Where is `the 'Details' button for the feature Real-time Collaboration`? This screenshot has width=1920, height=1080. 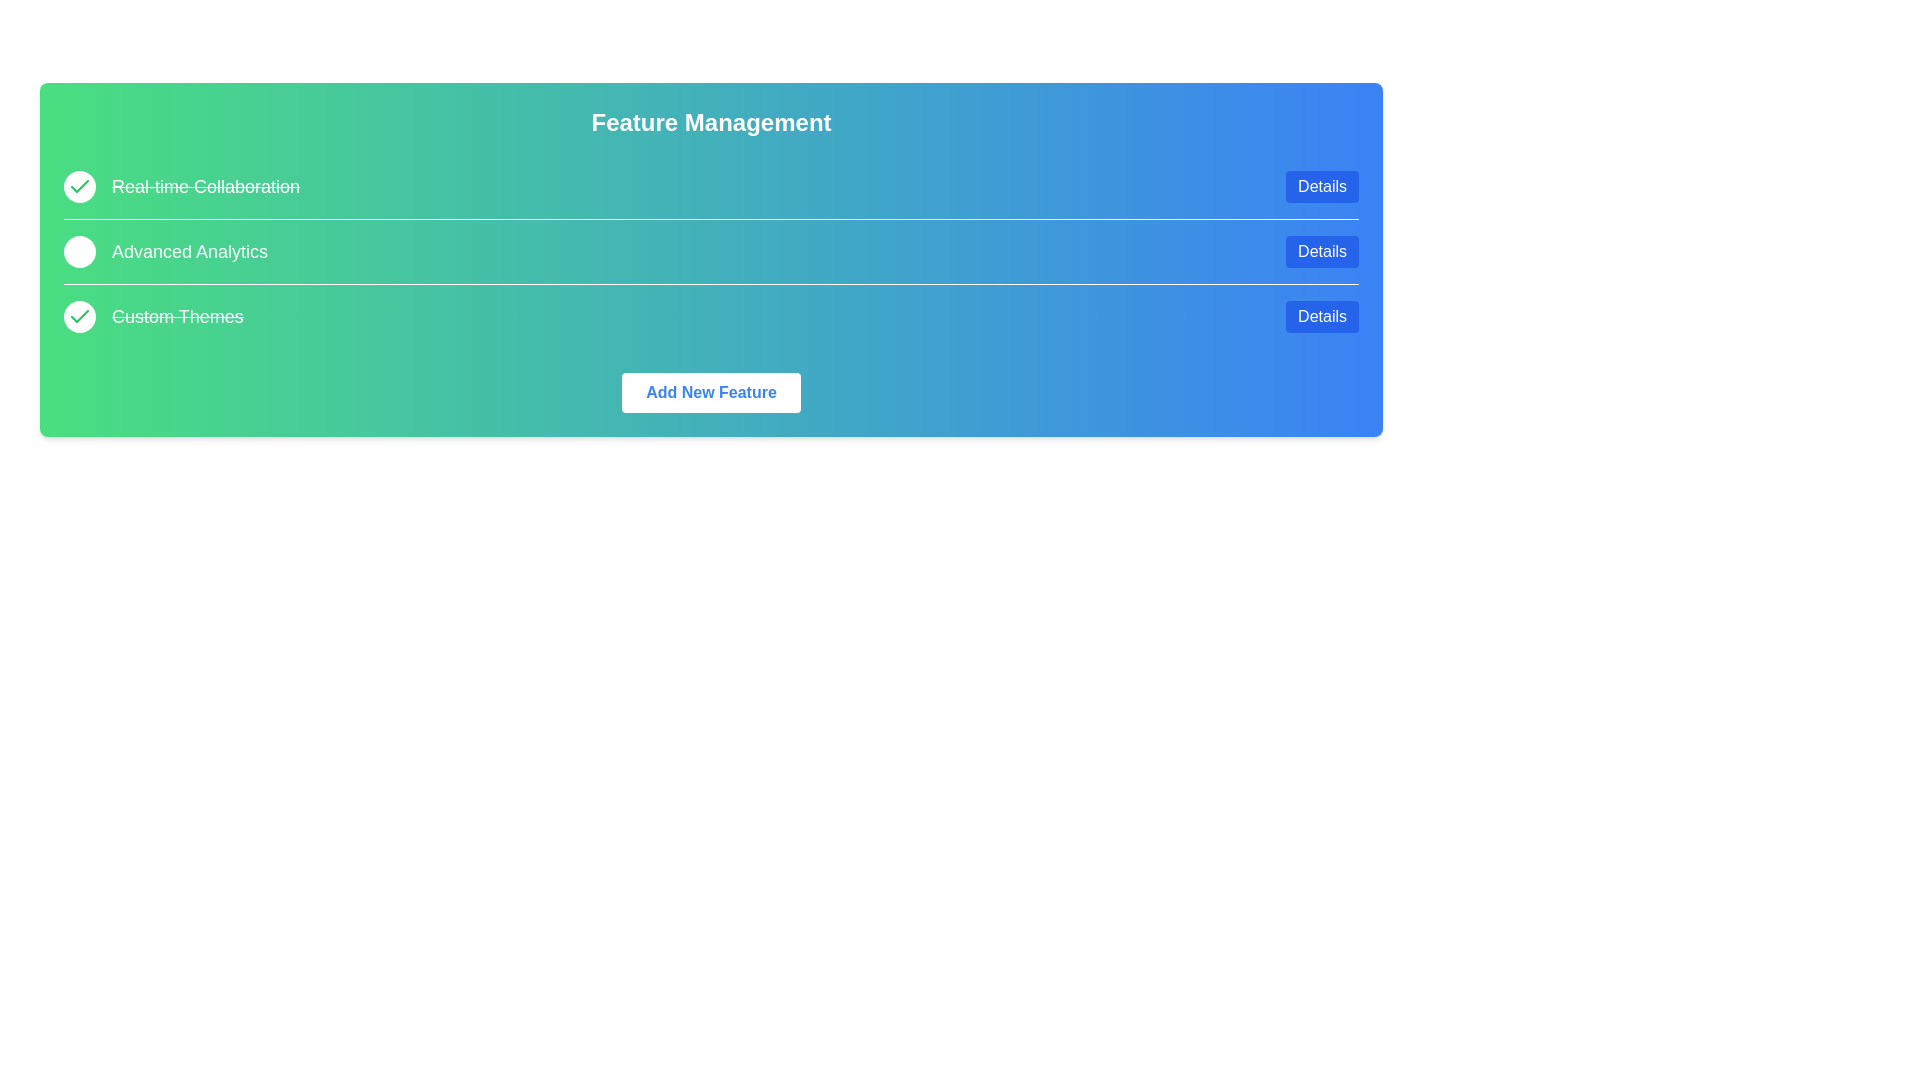
the 'Details' button for the feature Real-time Collaboration is located at coordinates (1322, 186).